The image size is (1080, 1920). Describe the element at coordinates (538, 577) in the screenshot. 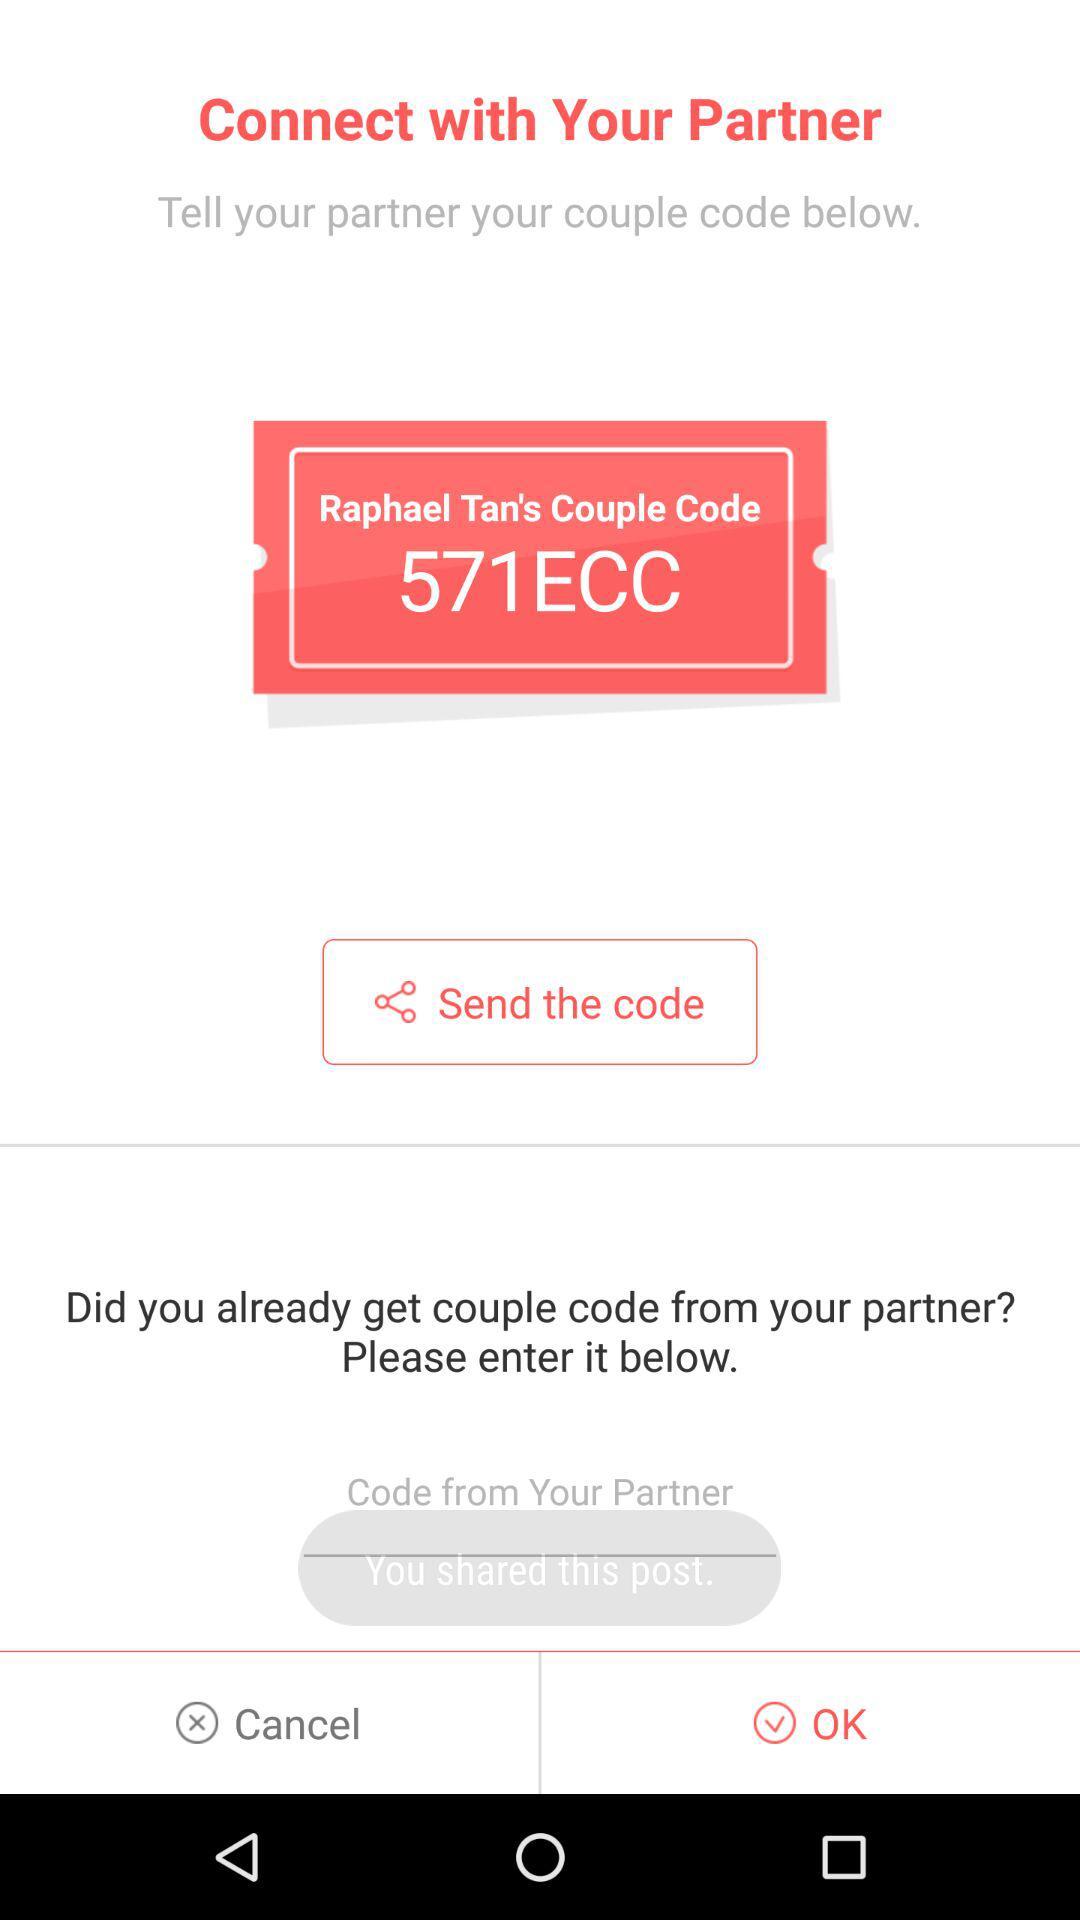

I see `the icon below tell your partner app` at that location.